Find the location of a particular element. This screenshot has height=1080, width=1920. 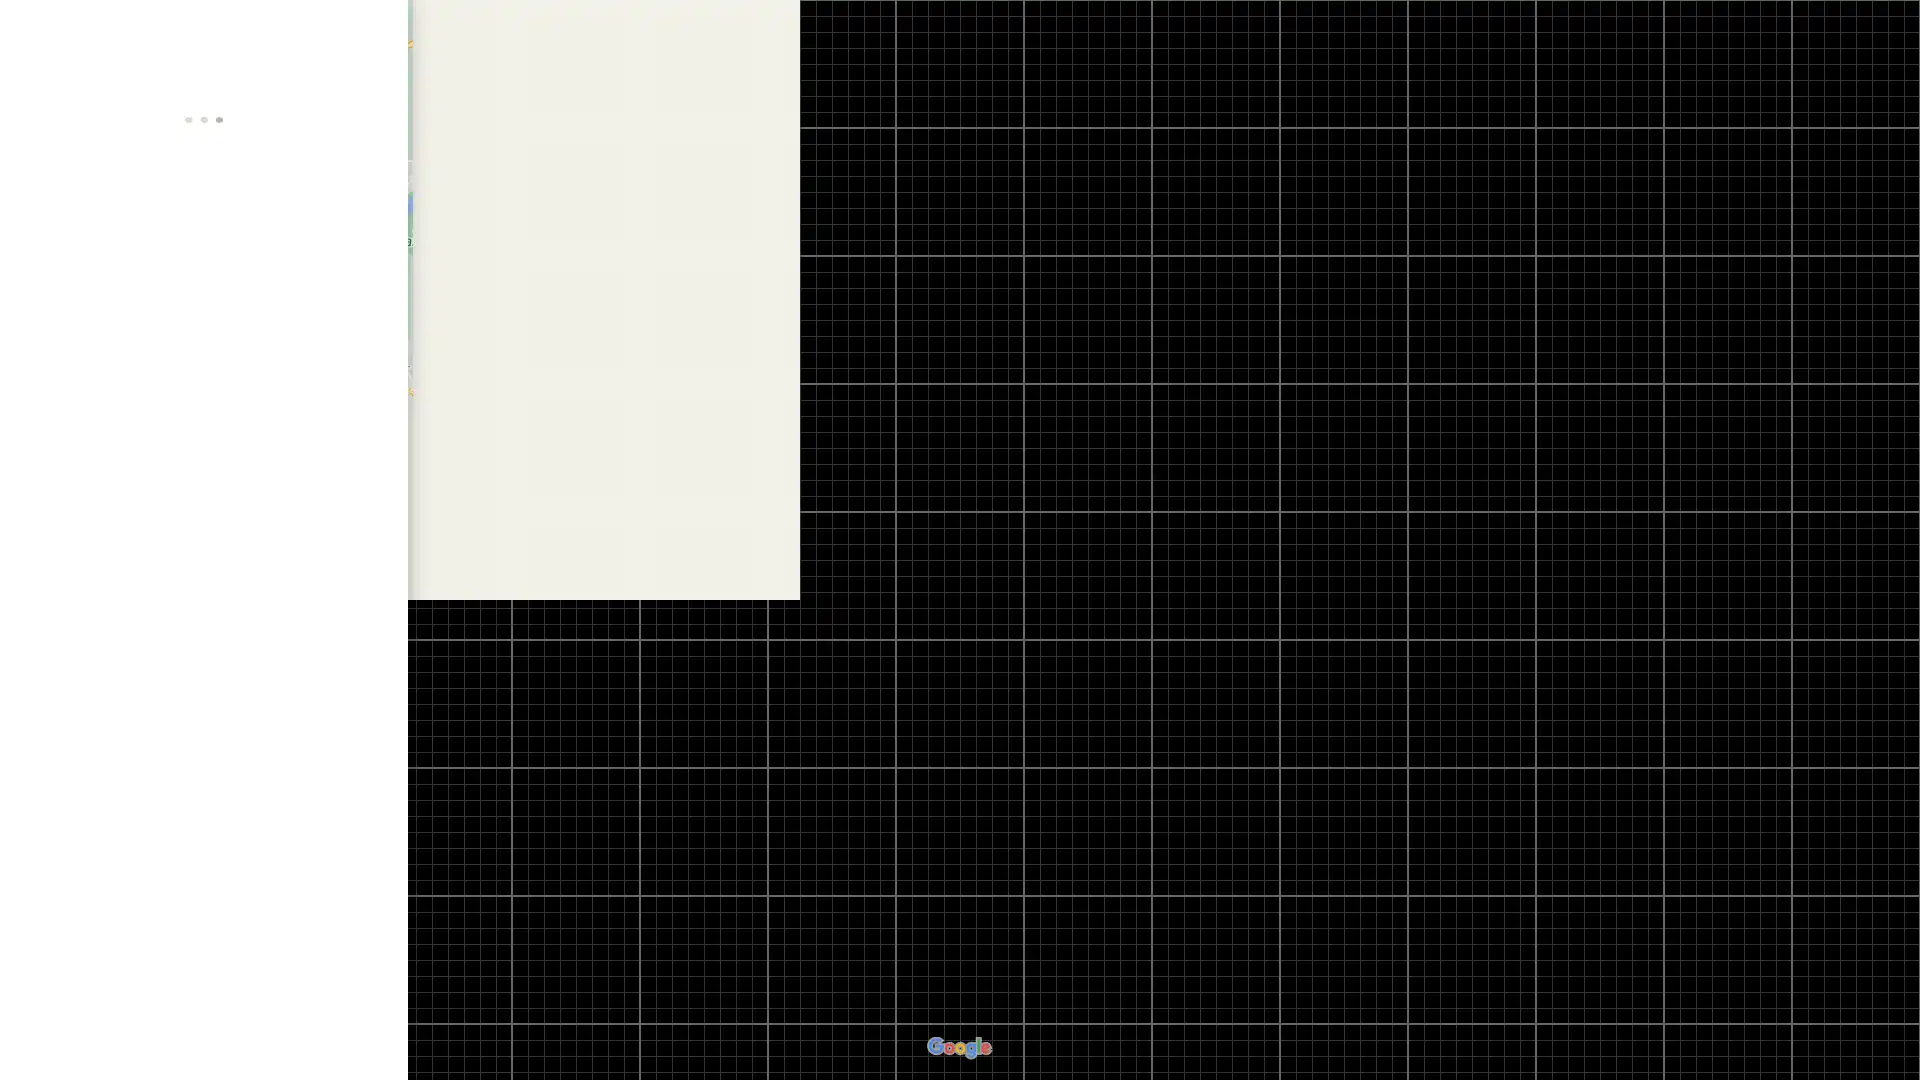

Search nearby TOVARNA.CZ, s.r.o. is located at coordinates (203, 390).